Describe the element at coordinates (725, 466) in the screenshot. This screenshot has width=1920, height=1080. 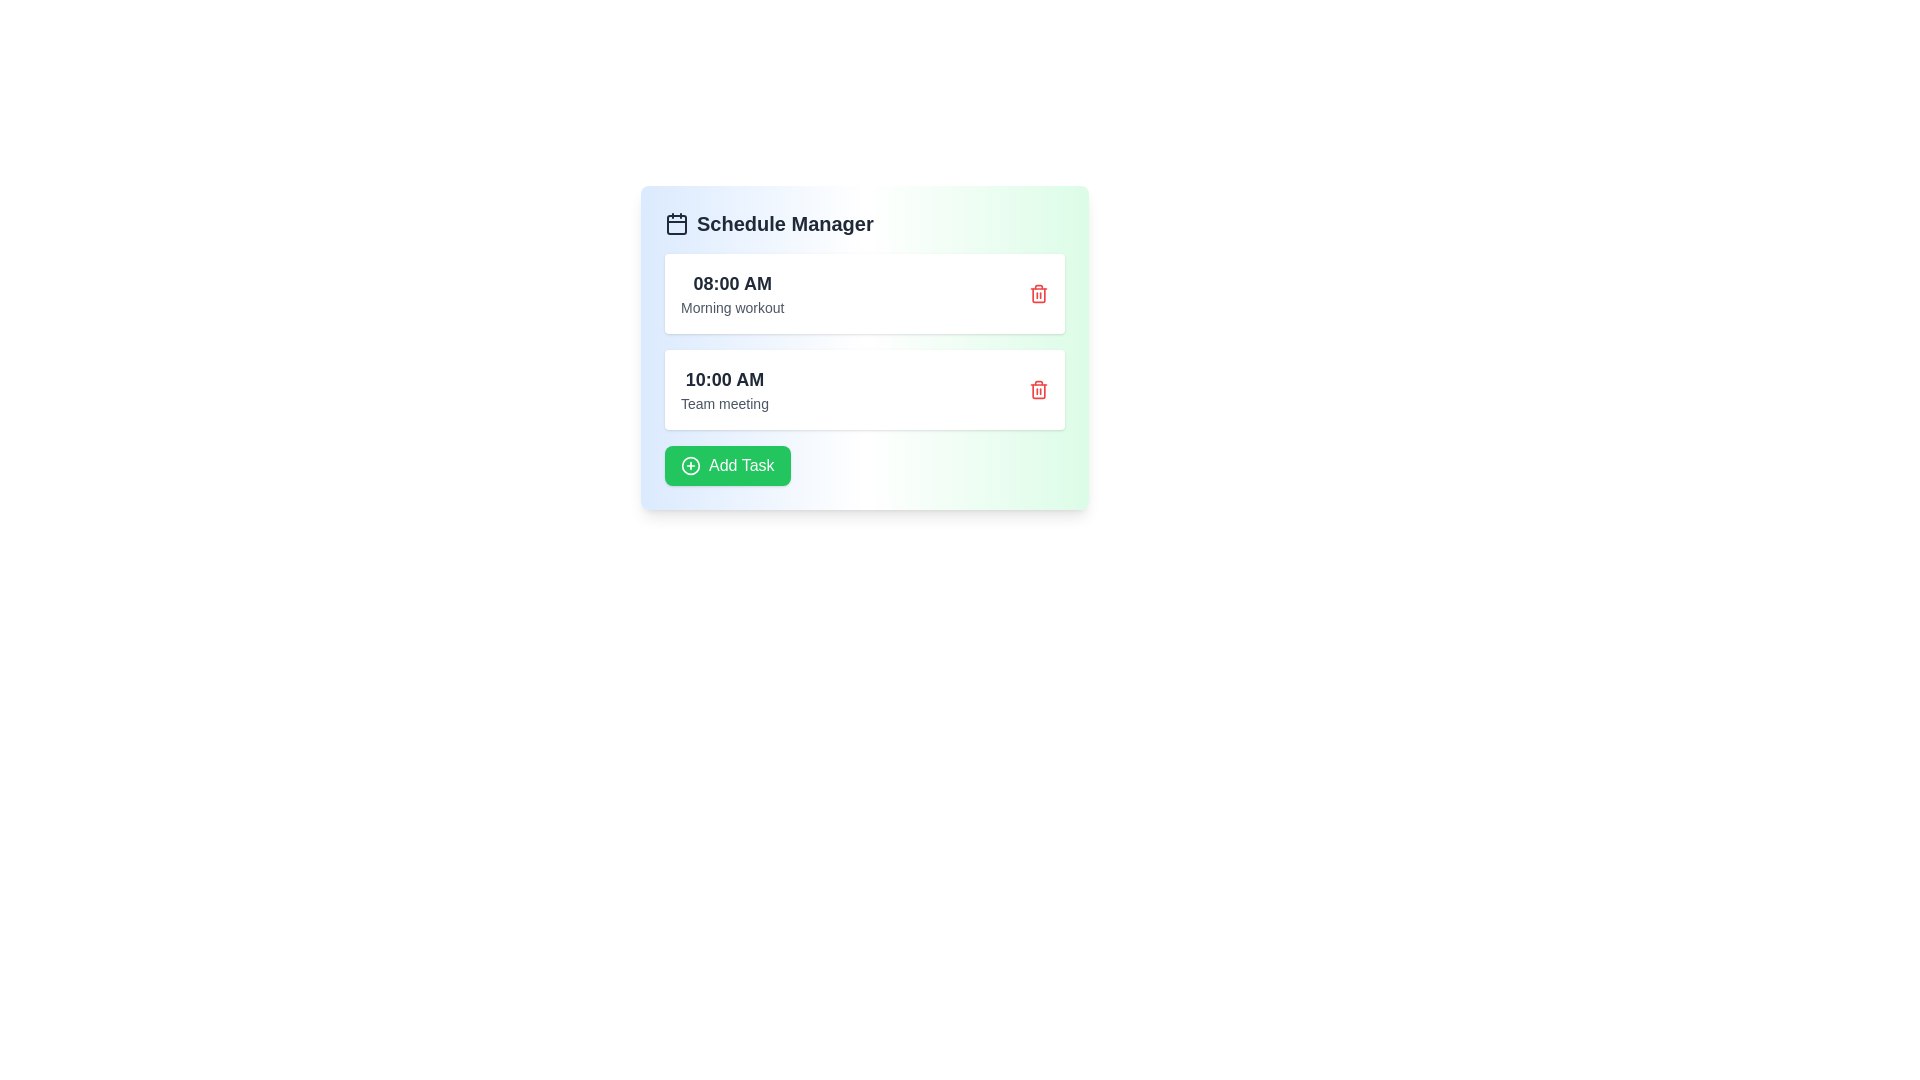
I see `'Add Task' button to add a new task` at that location.